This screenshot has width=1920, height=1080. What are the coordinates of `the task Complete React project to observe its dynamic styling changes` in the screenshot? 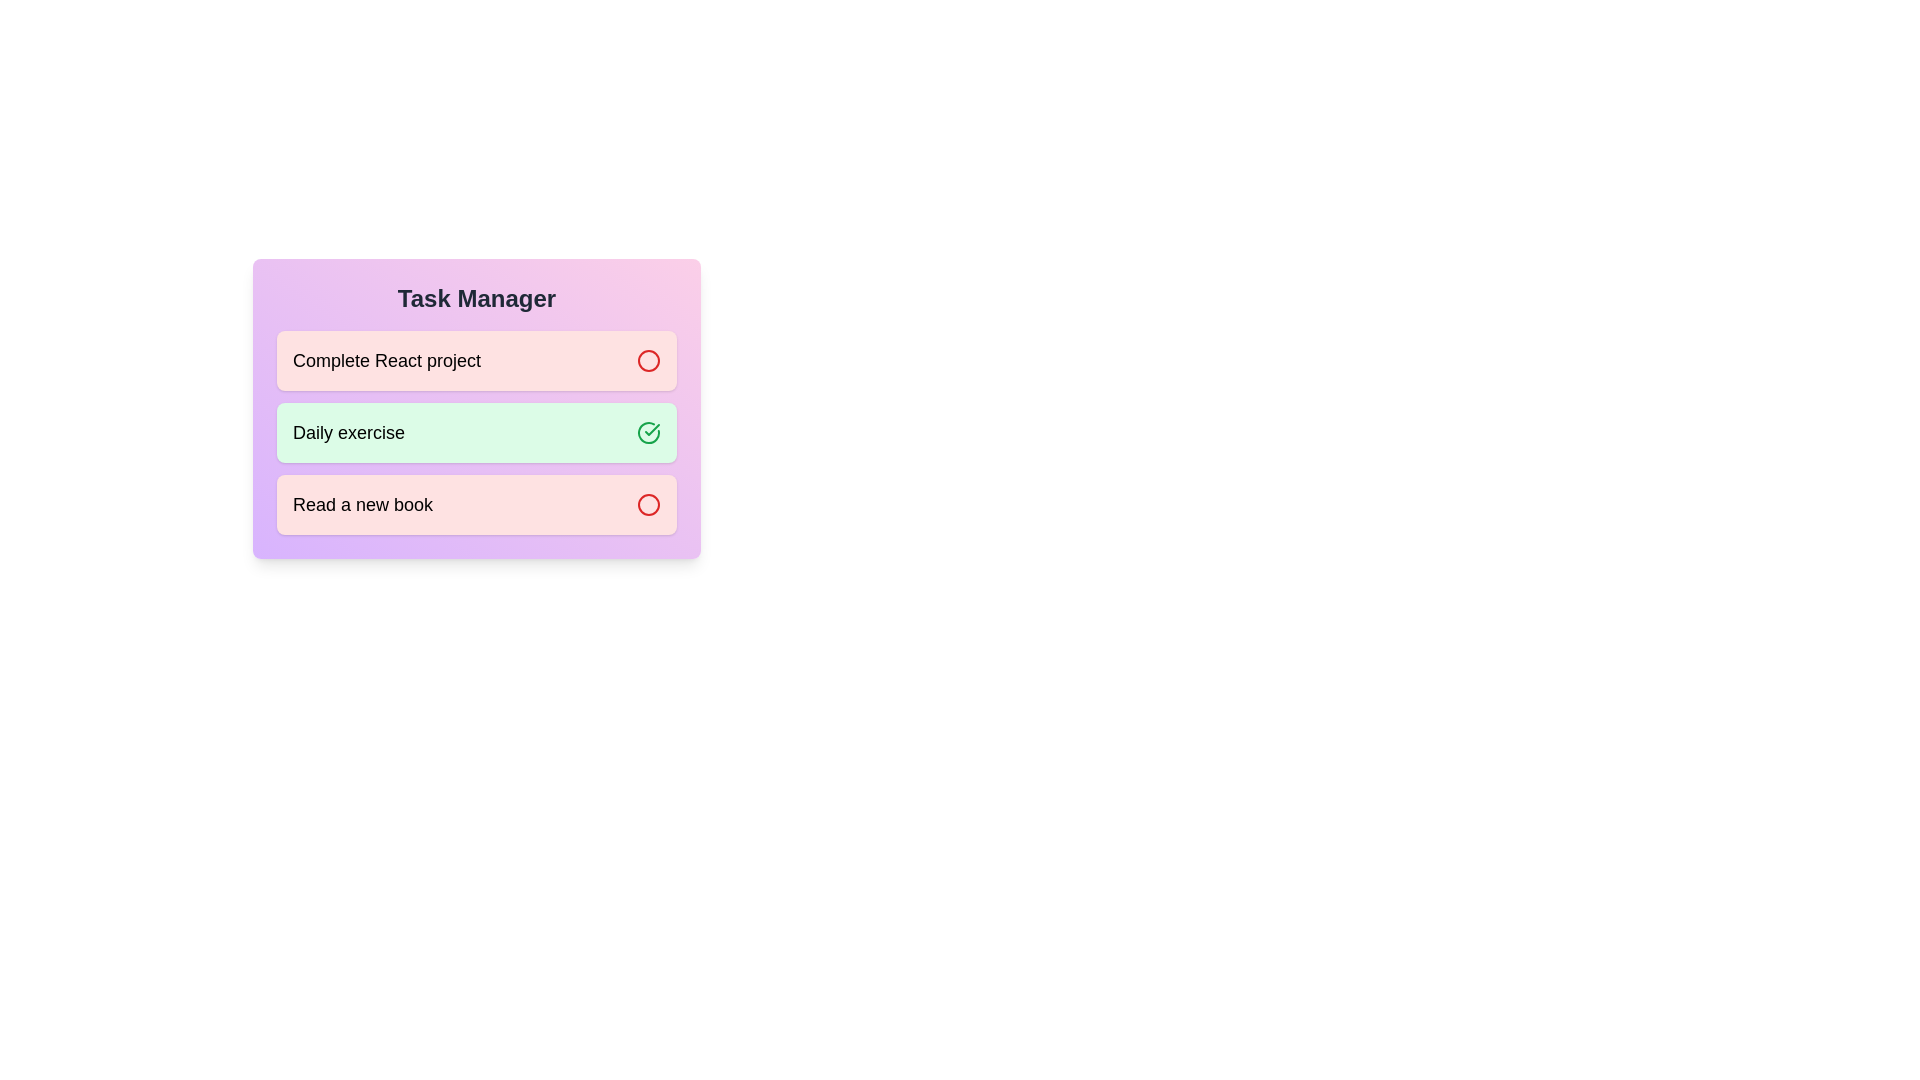 It's located at (475, 361).